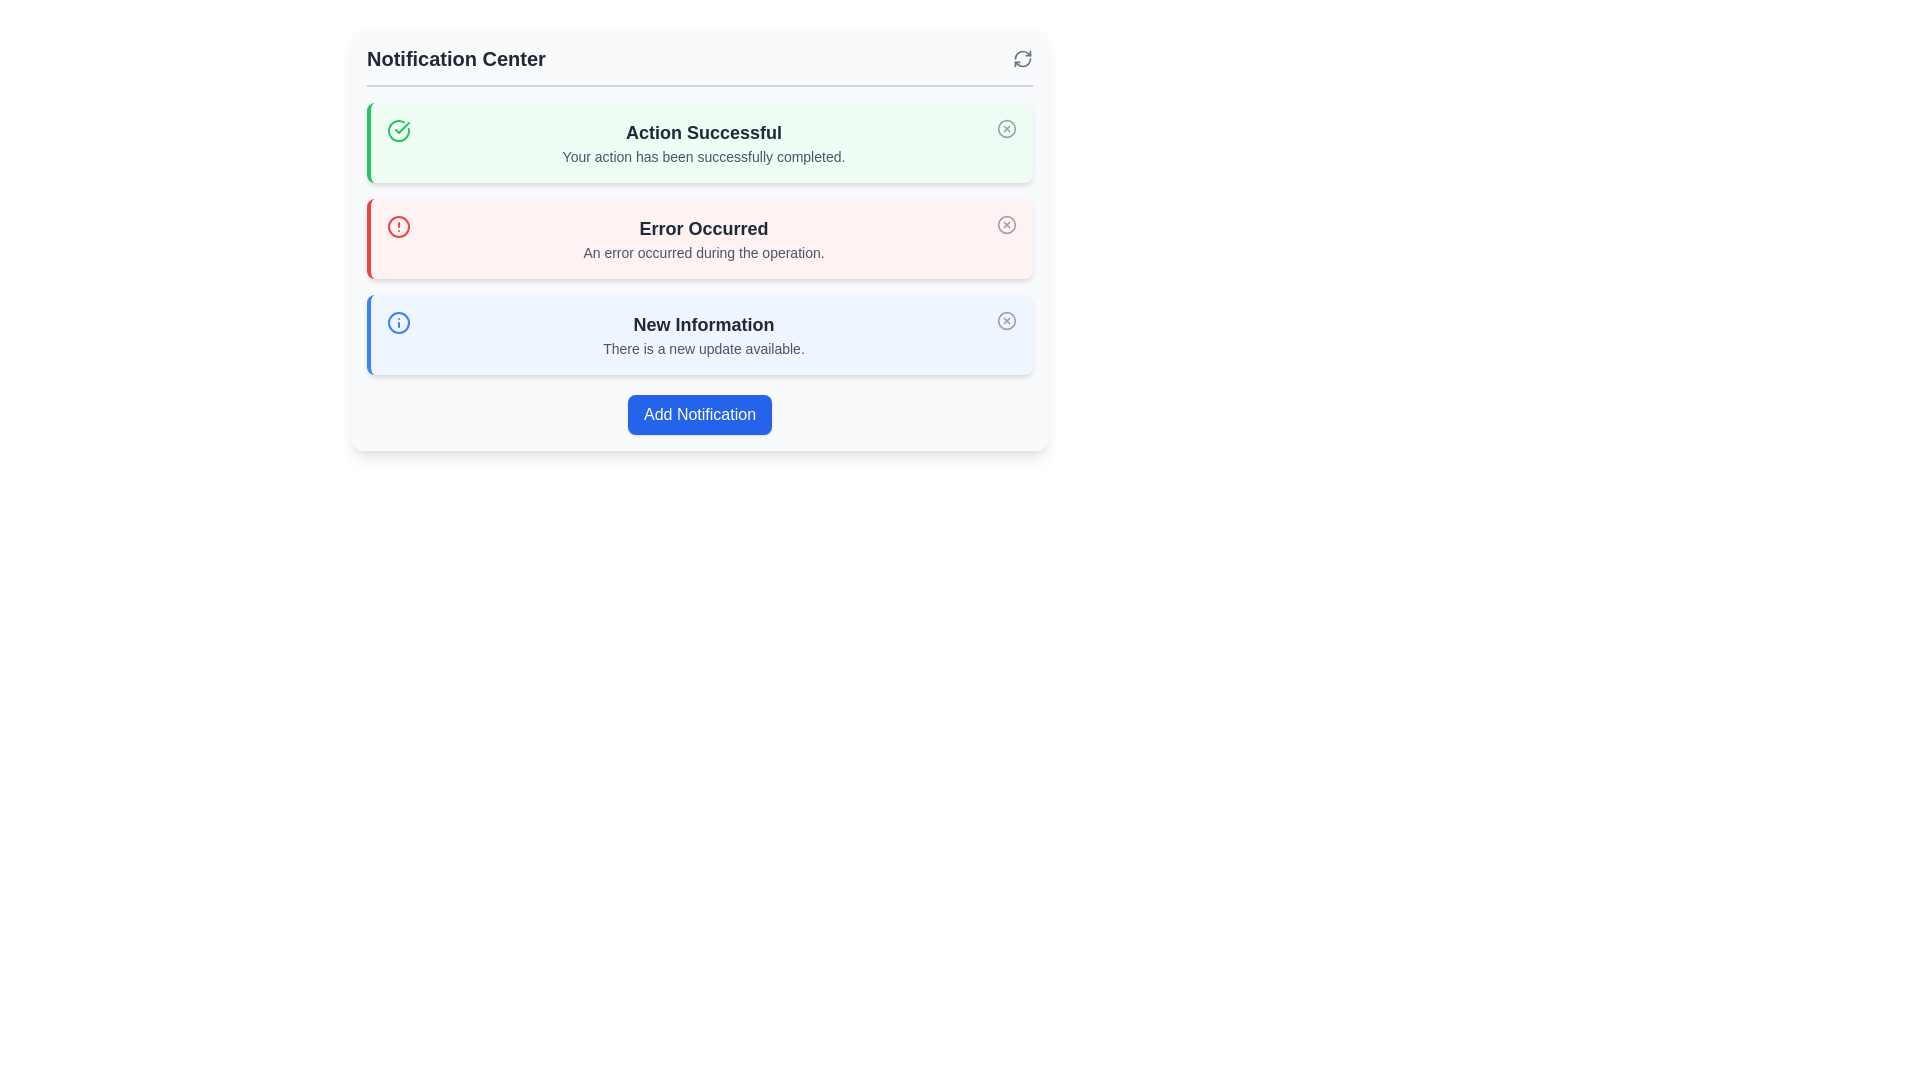  Describe the element at coordinates (1007, 224) in the screenshot. I see `the circular gray button with a crossed-out mark inside, located at the top-right corner of the 'Error Occurred' notification box to change its shade` at that location.